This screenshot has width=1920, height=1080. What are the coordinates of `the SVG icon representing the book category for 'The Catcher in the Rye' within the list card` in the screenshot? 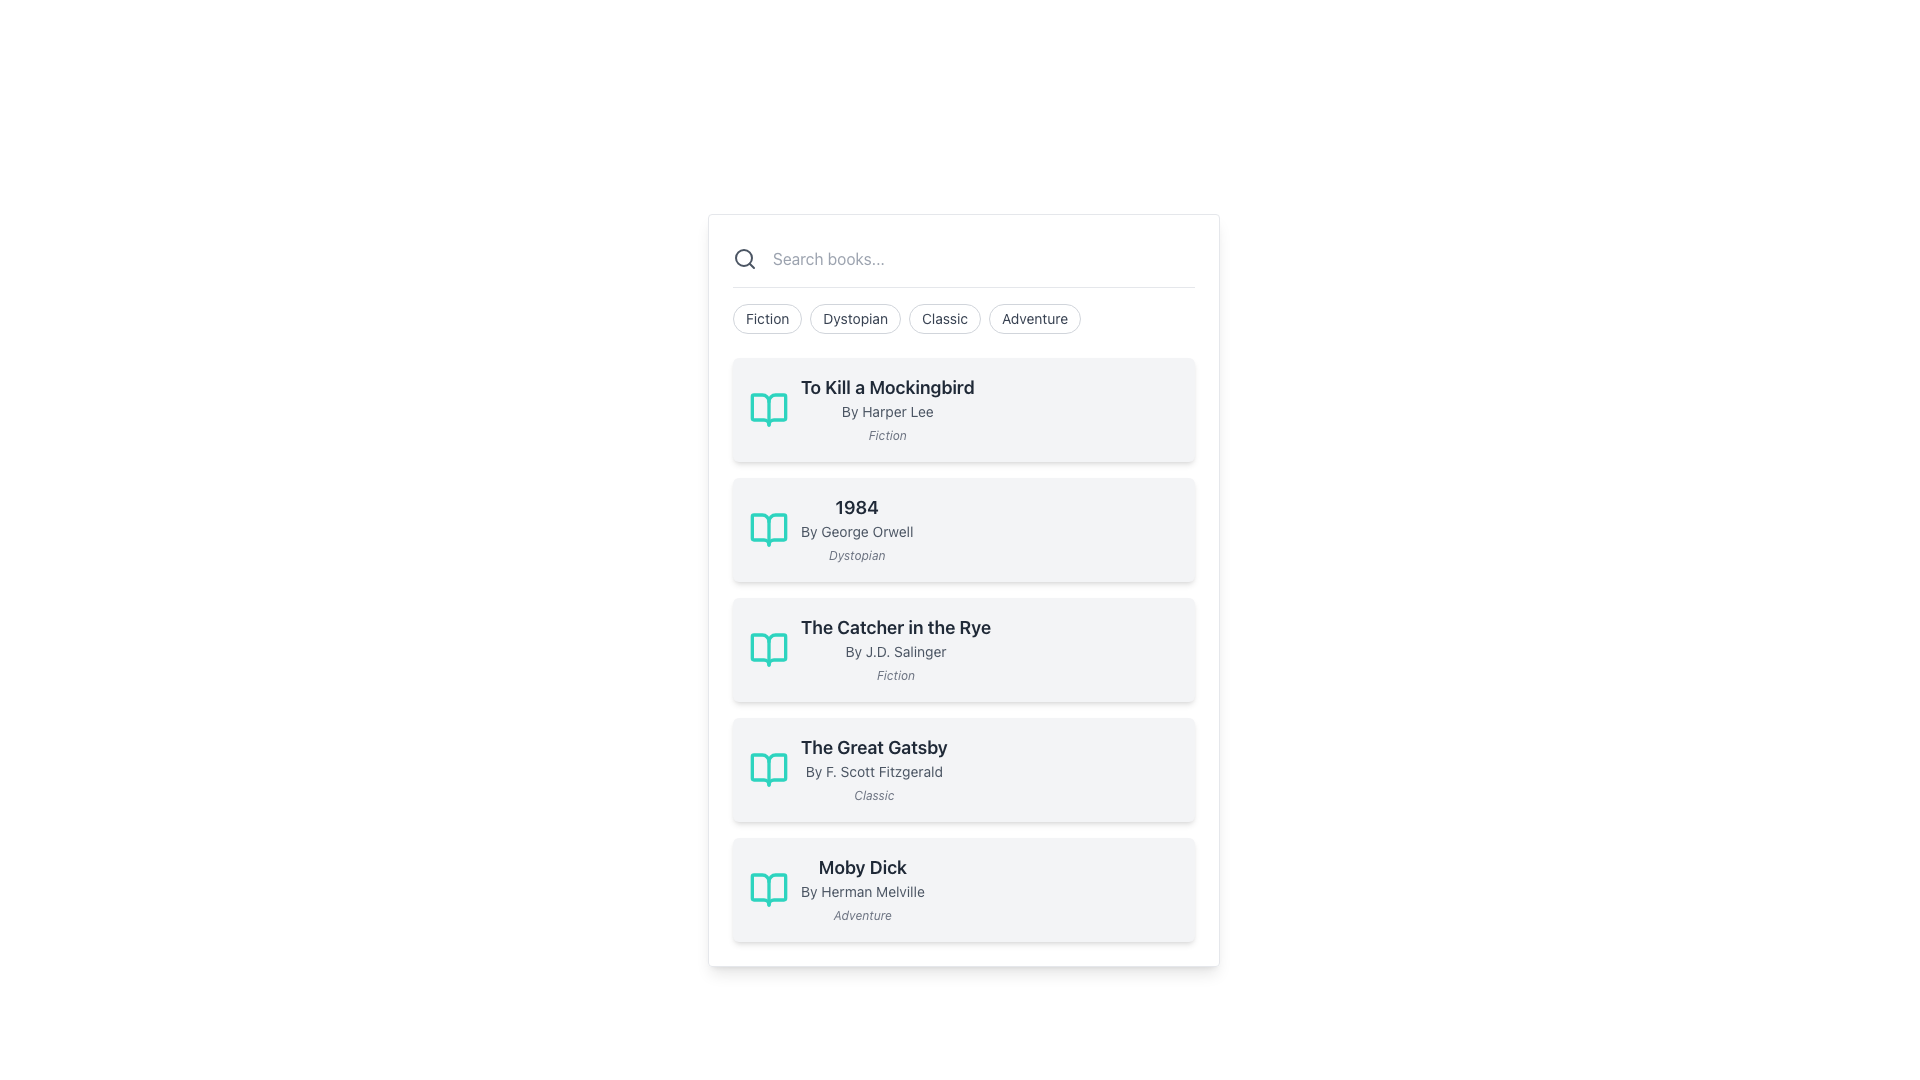 It's located at (767, 650).